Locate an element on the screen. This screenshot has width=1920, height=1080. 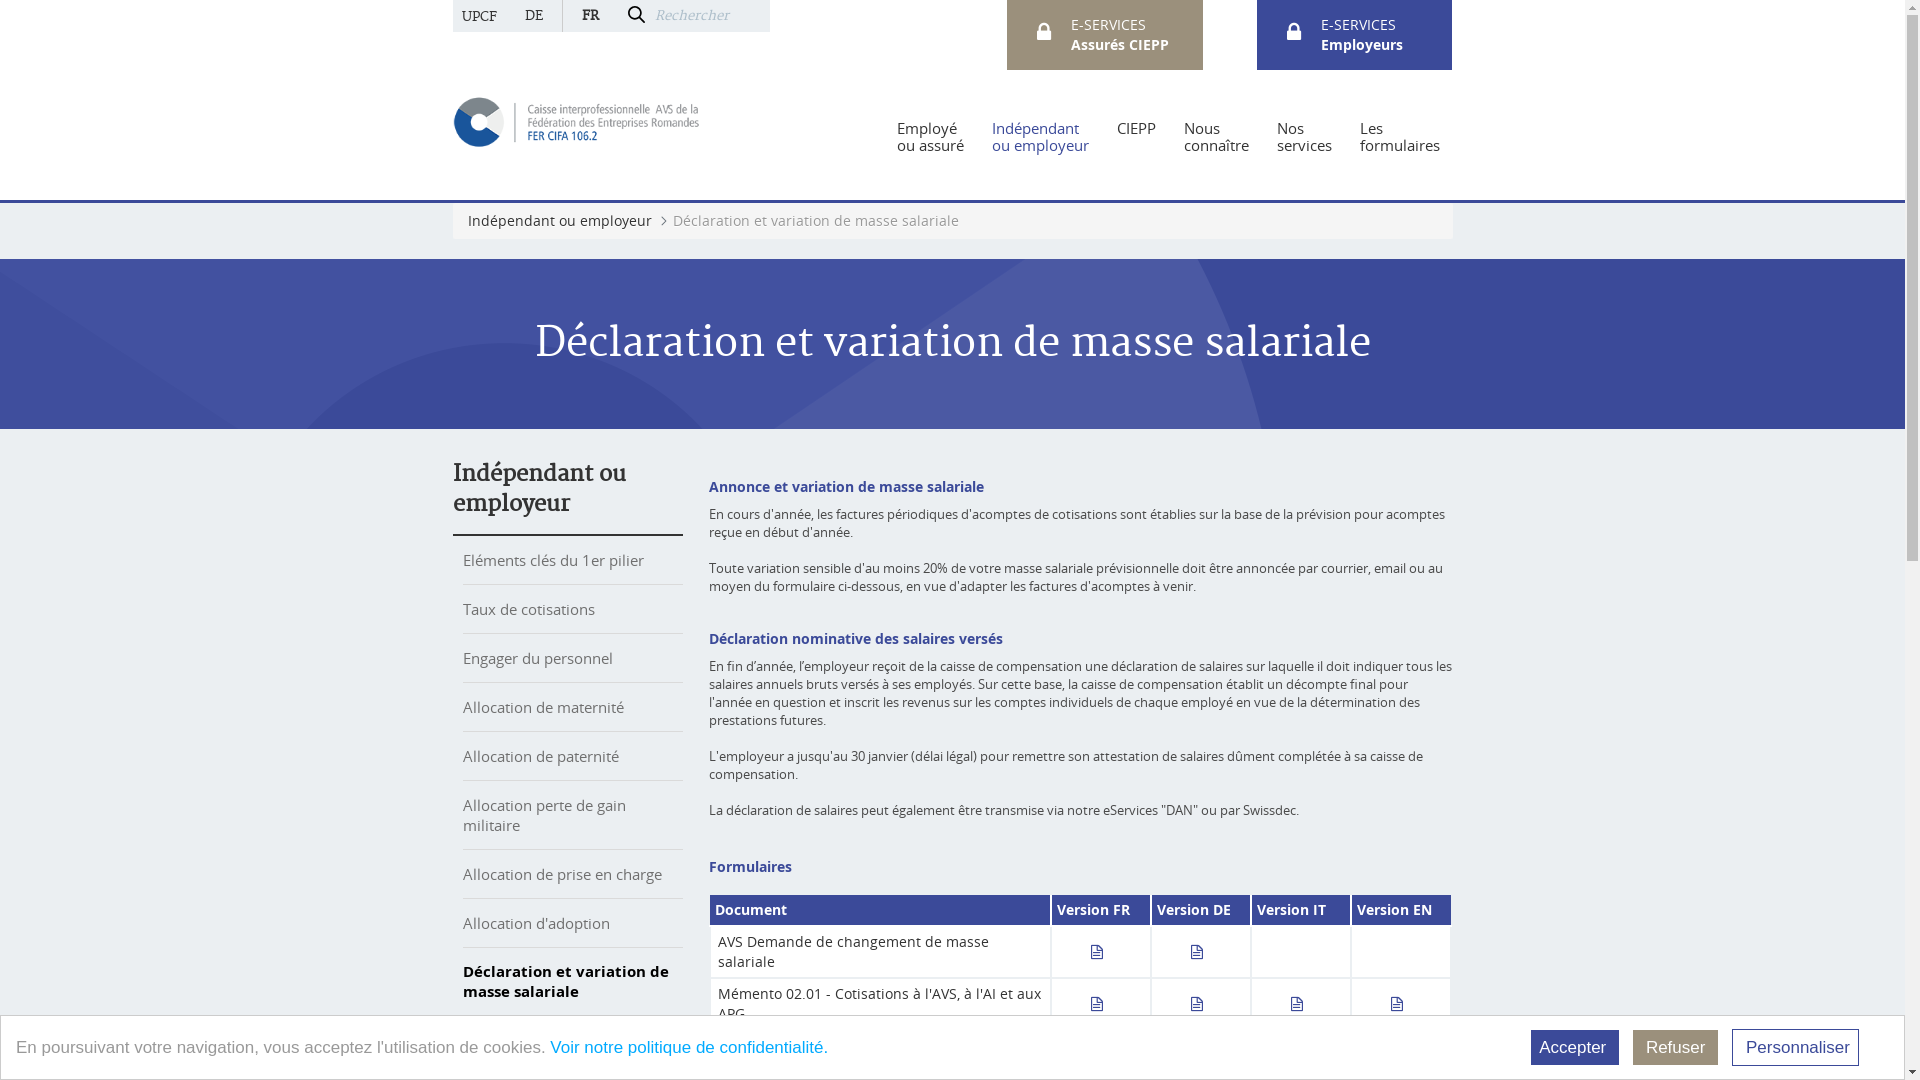
'Allocations familiales' is located at coordinates (534, 1040).